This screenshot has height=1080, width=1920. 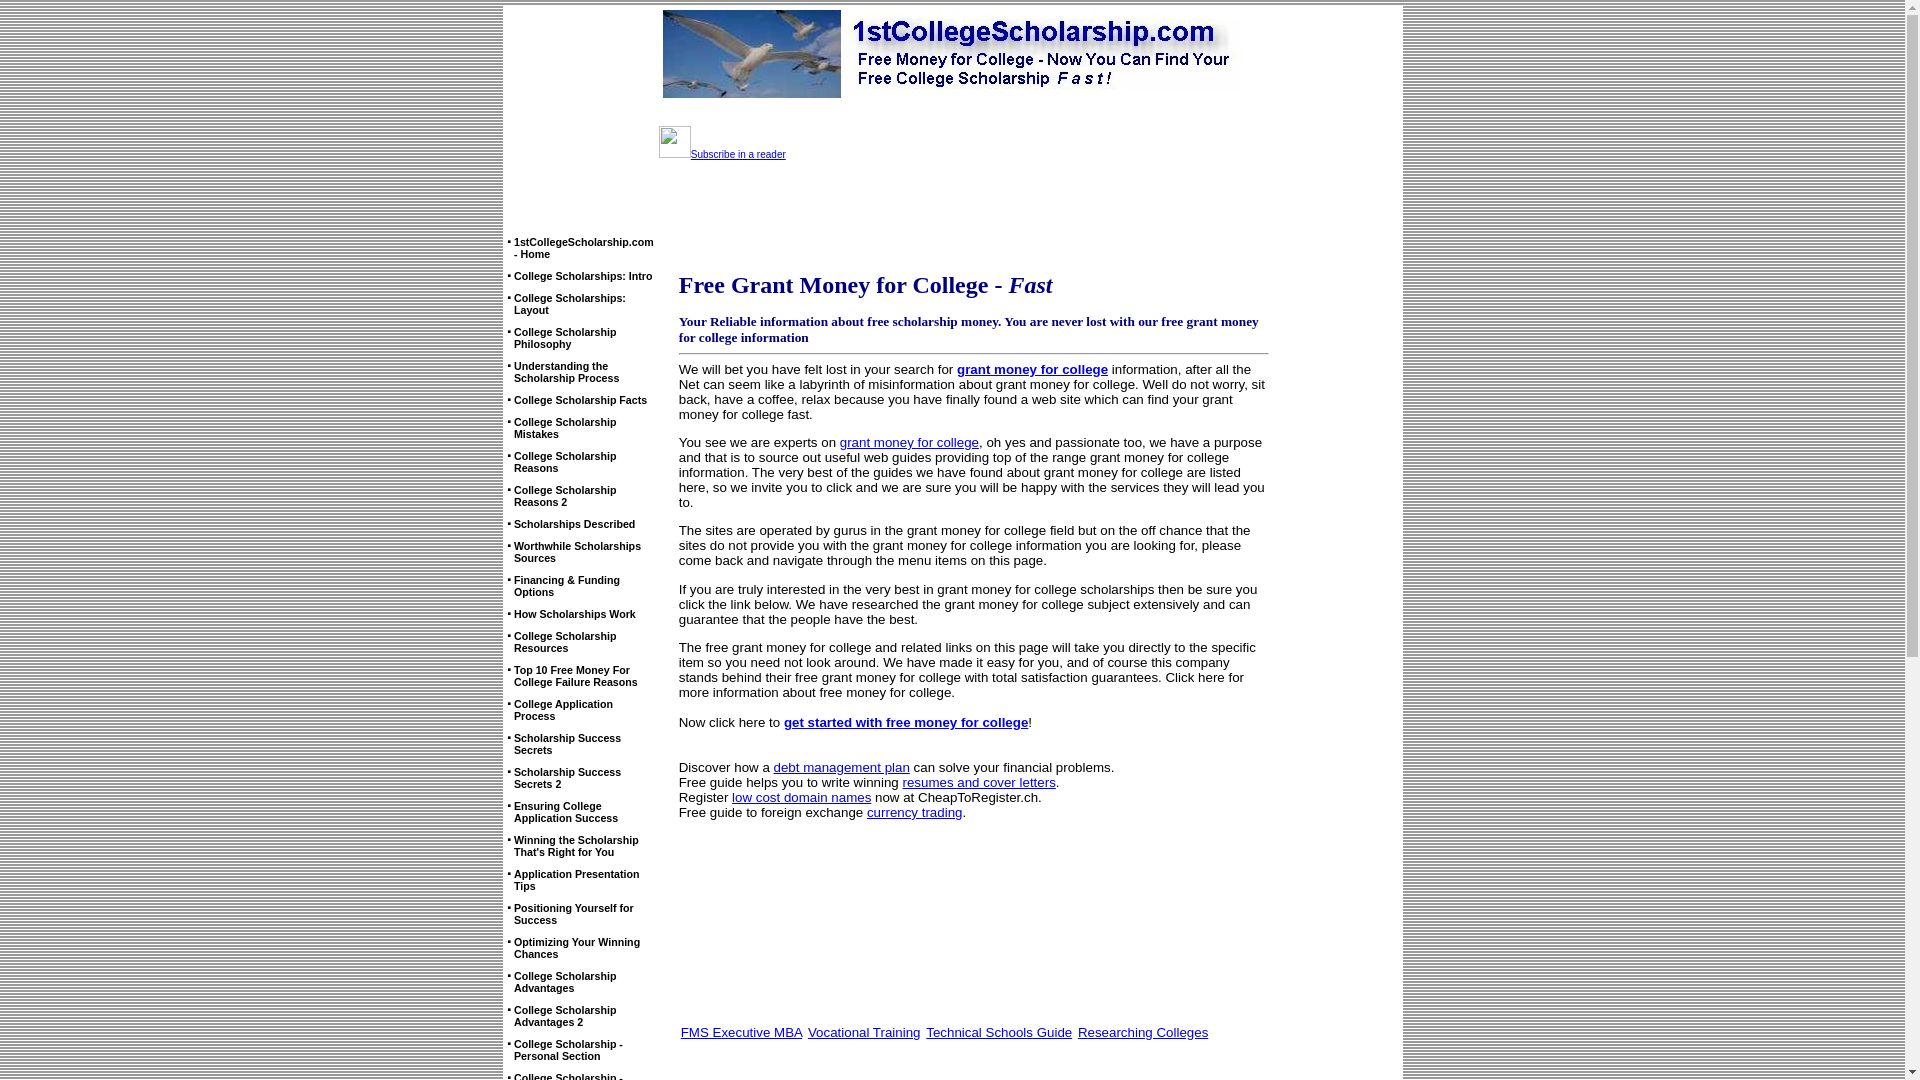 What do you see at coordinates (582, 276) in the screenshot?
I see `'College Scholarships: Intro'` at bounding box center [582, 276].